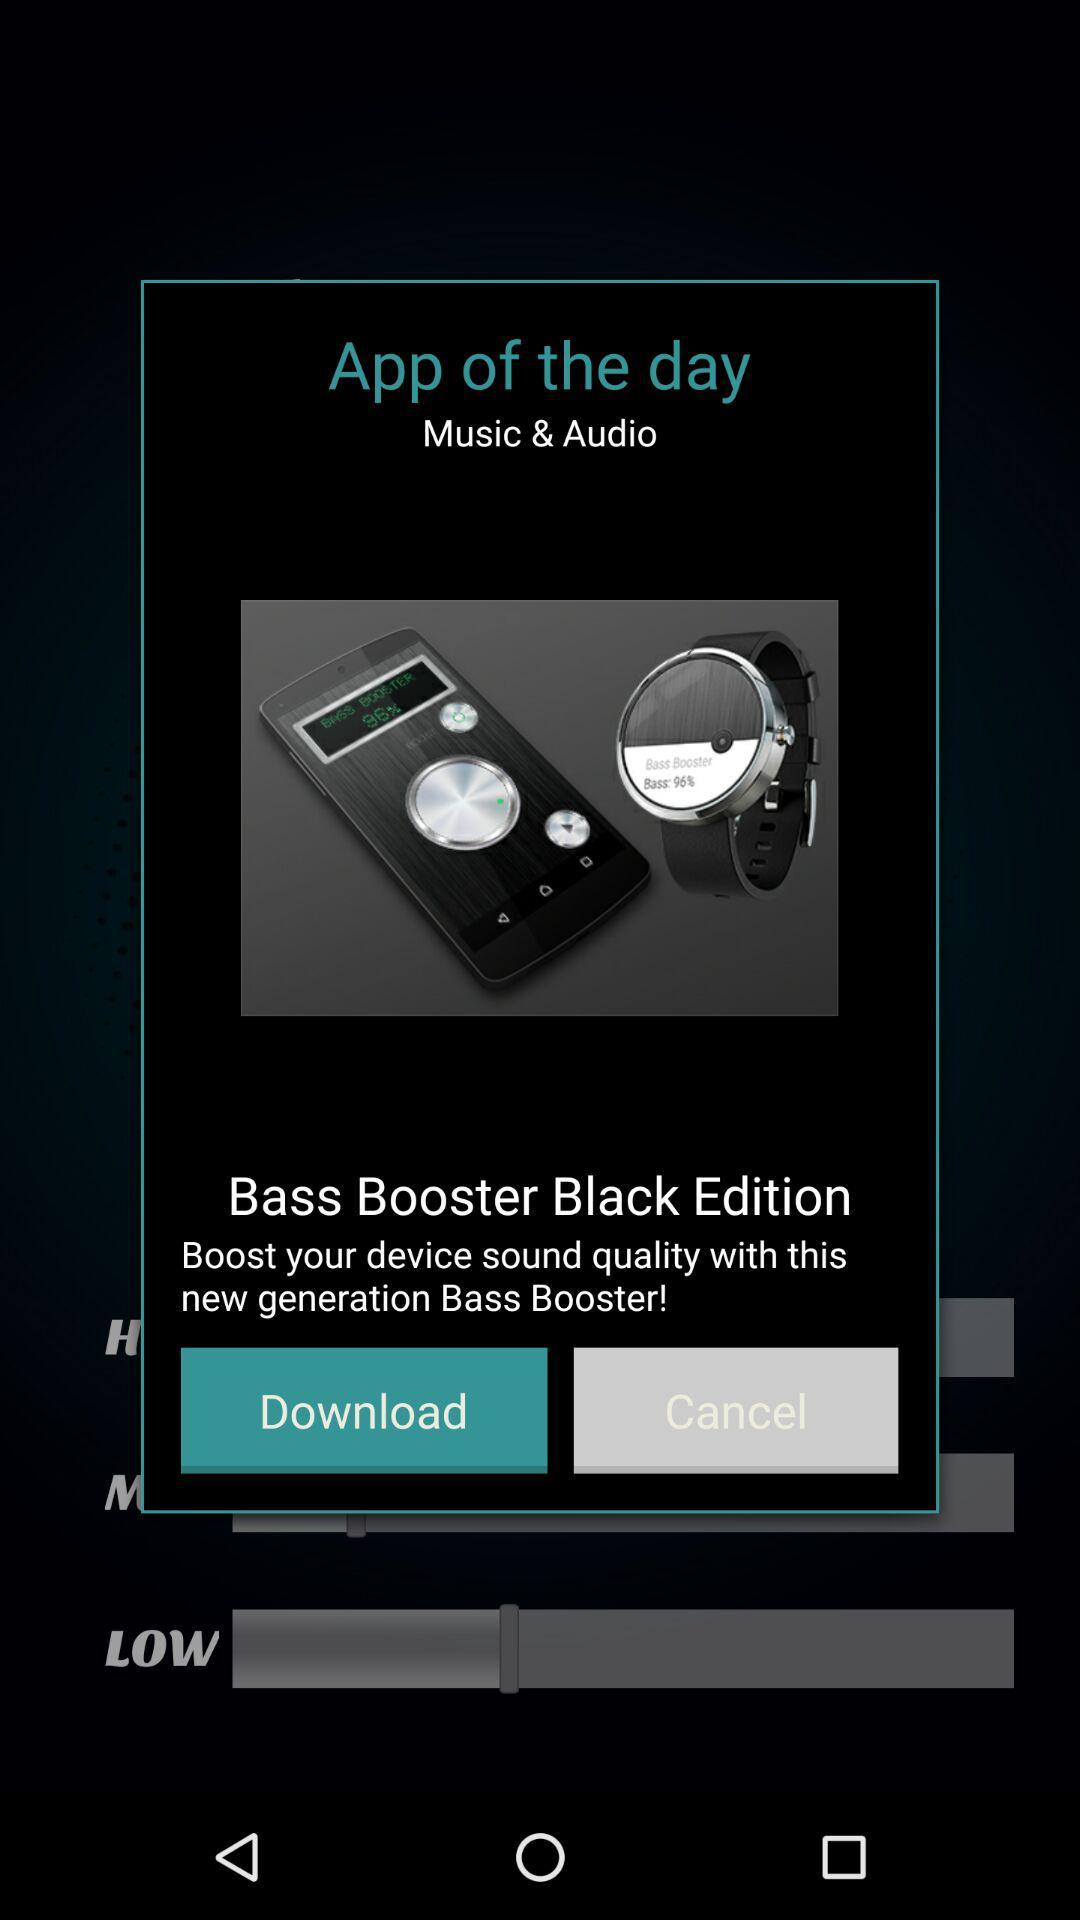 The image size is (1080, 1920). What do you see at coordinates (364, 1409) in the screenshot?
I see `icon at the bottom` at bounding box center [364, 1409].